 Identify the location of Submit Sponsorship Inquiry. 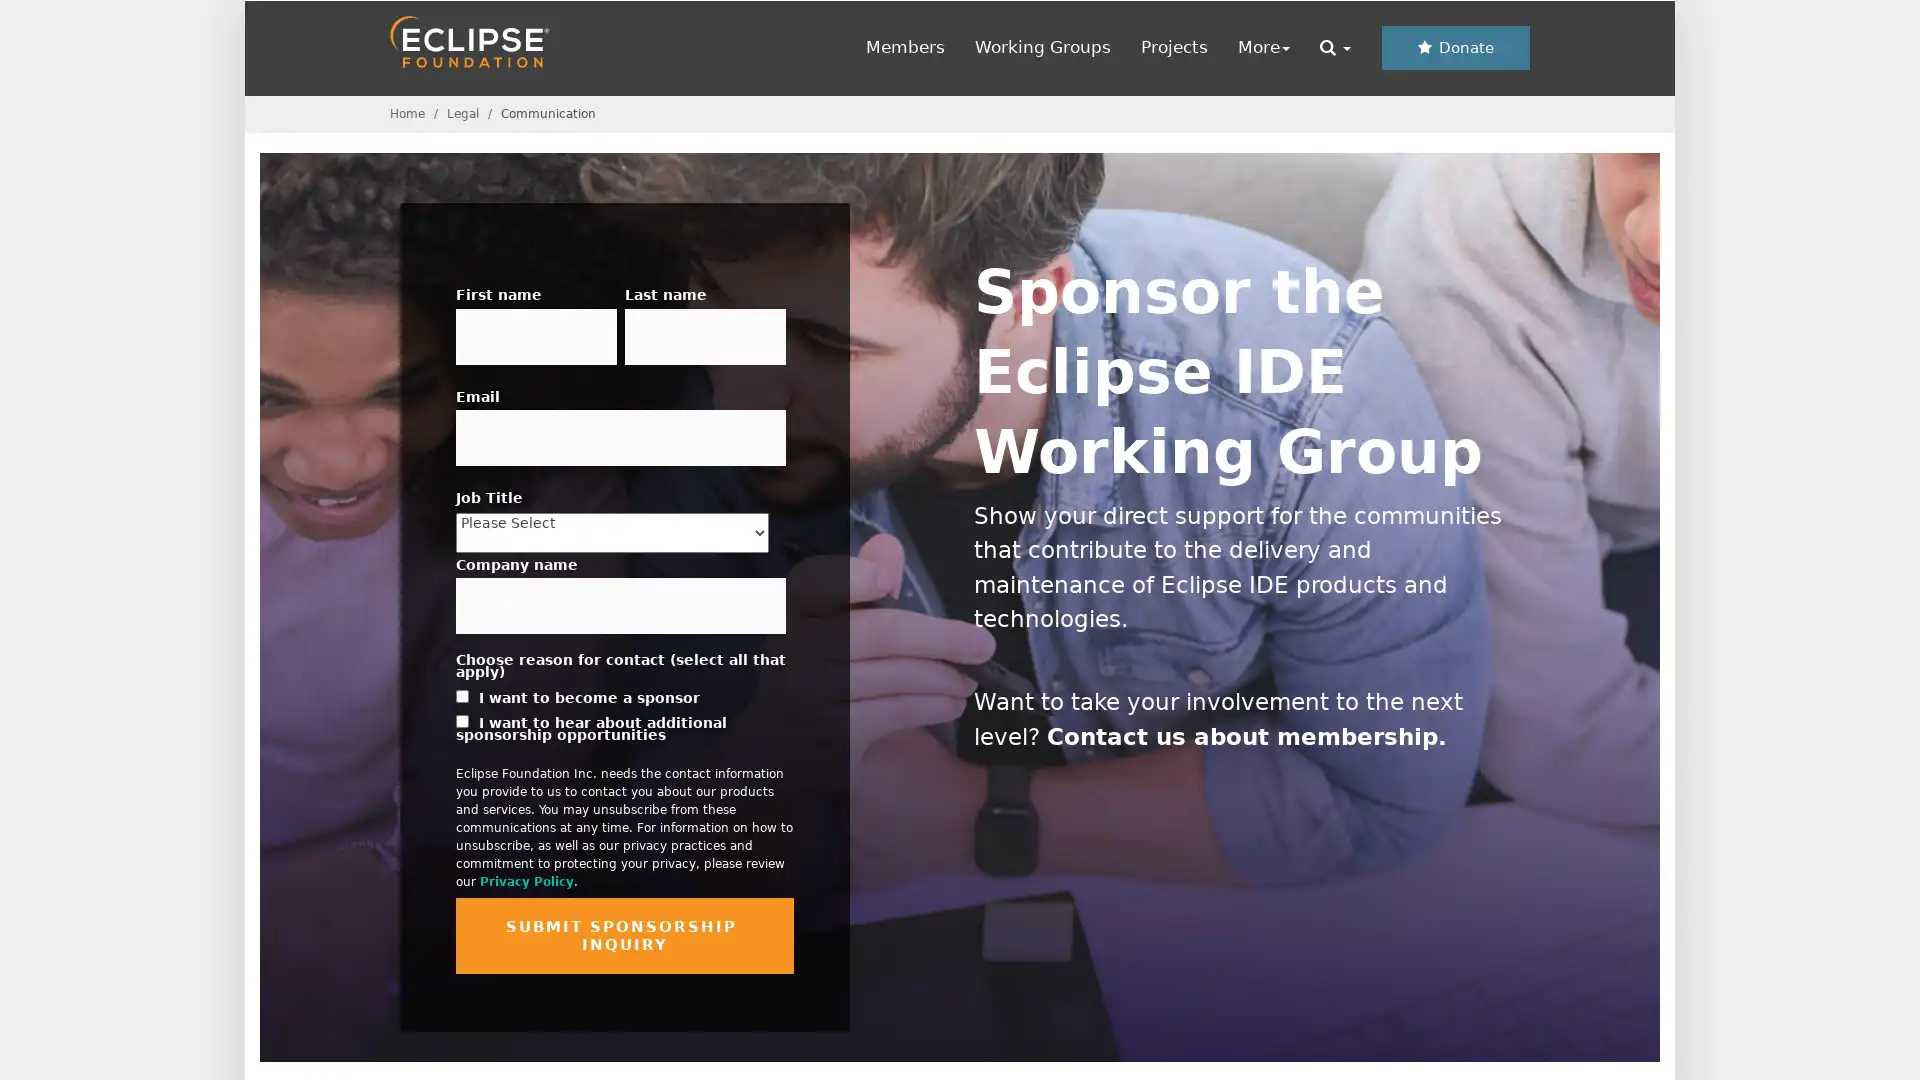
(623, 936).